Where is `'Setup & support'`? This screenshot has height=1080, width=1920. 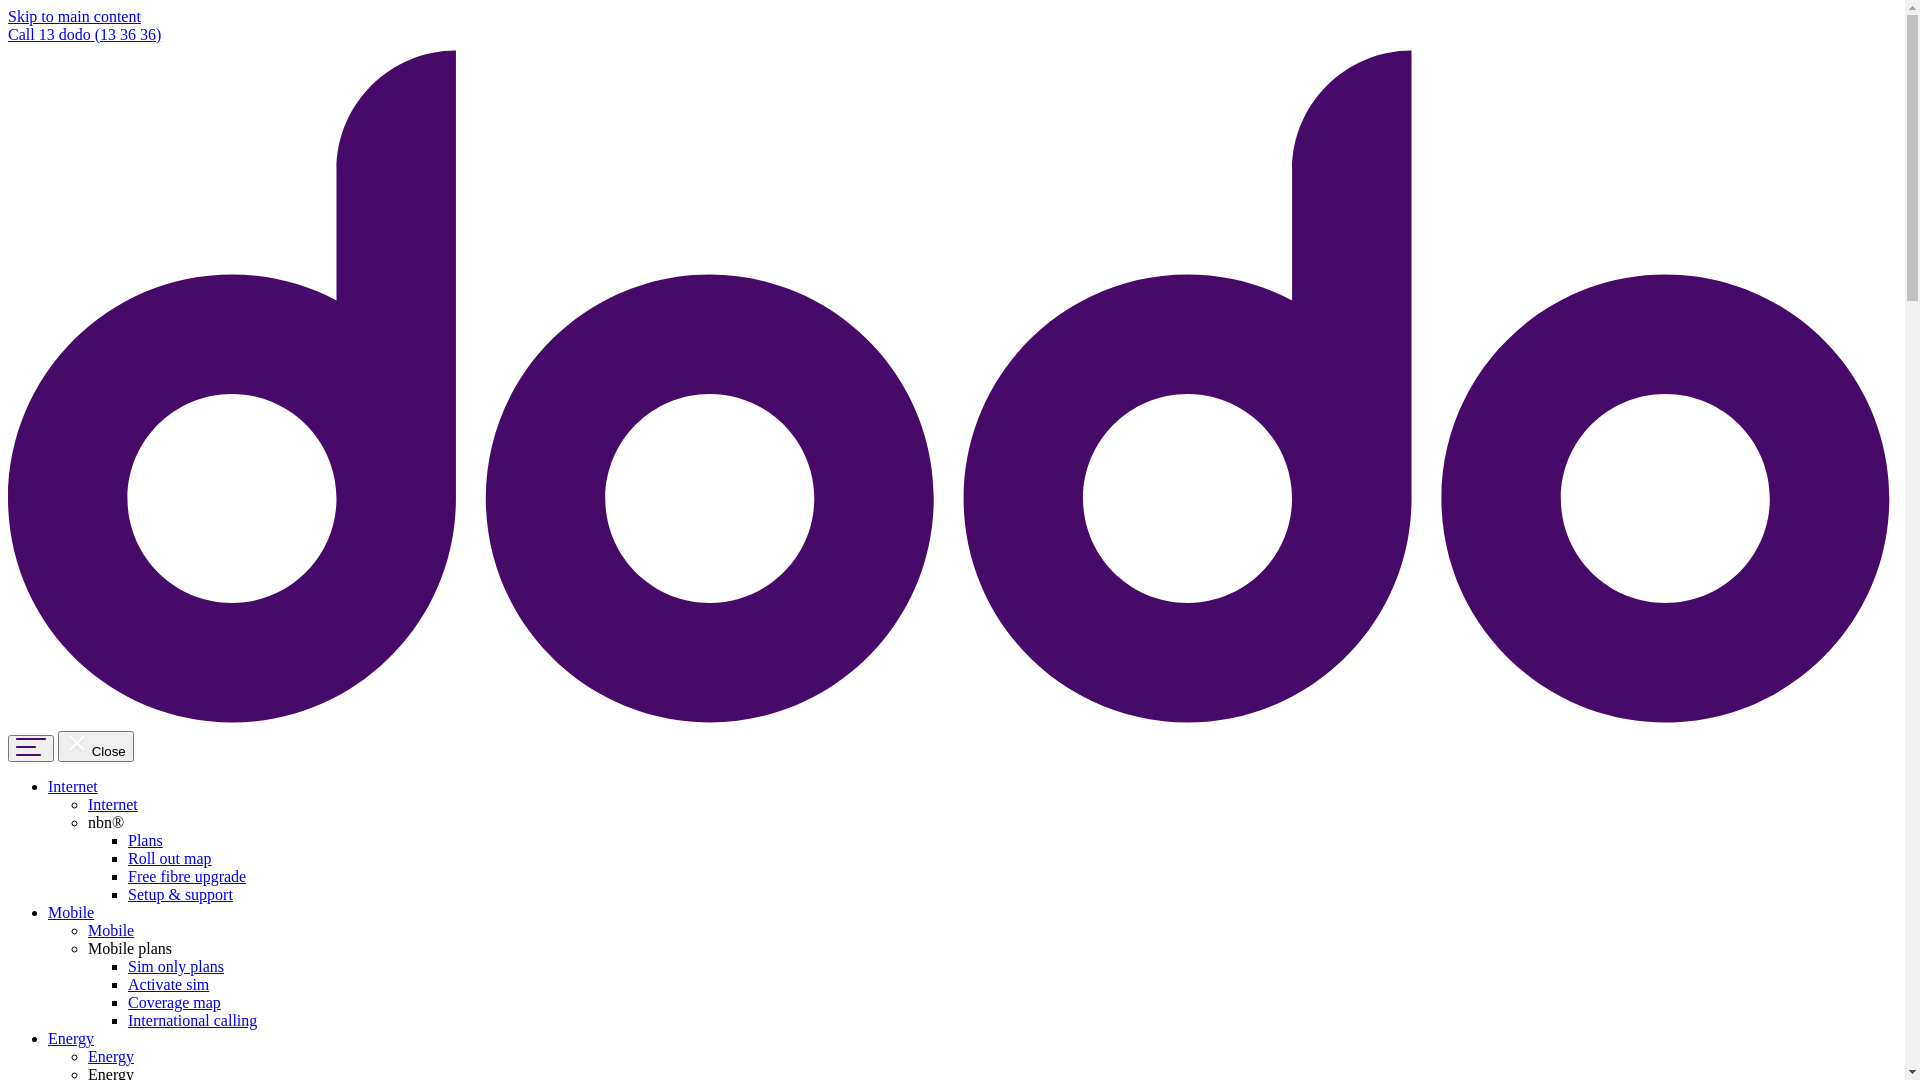
'Setup & support' is located at coordinates (180, 893).